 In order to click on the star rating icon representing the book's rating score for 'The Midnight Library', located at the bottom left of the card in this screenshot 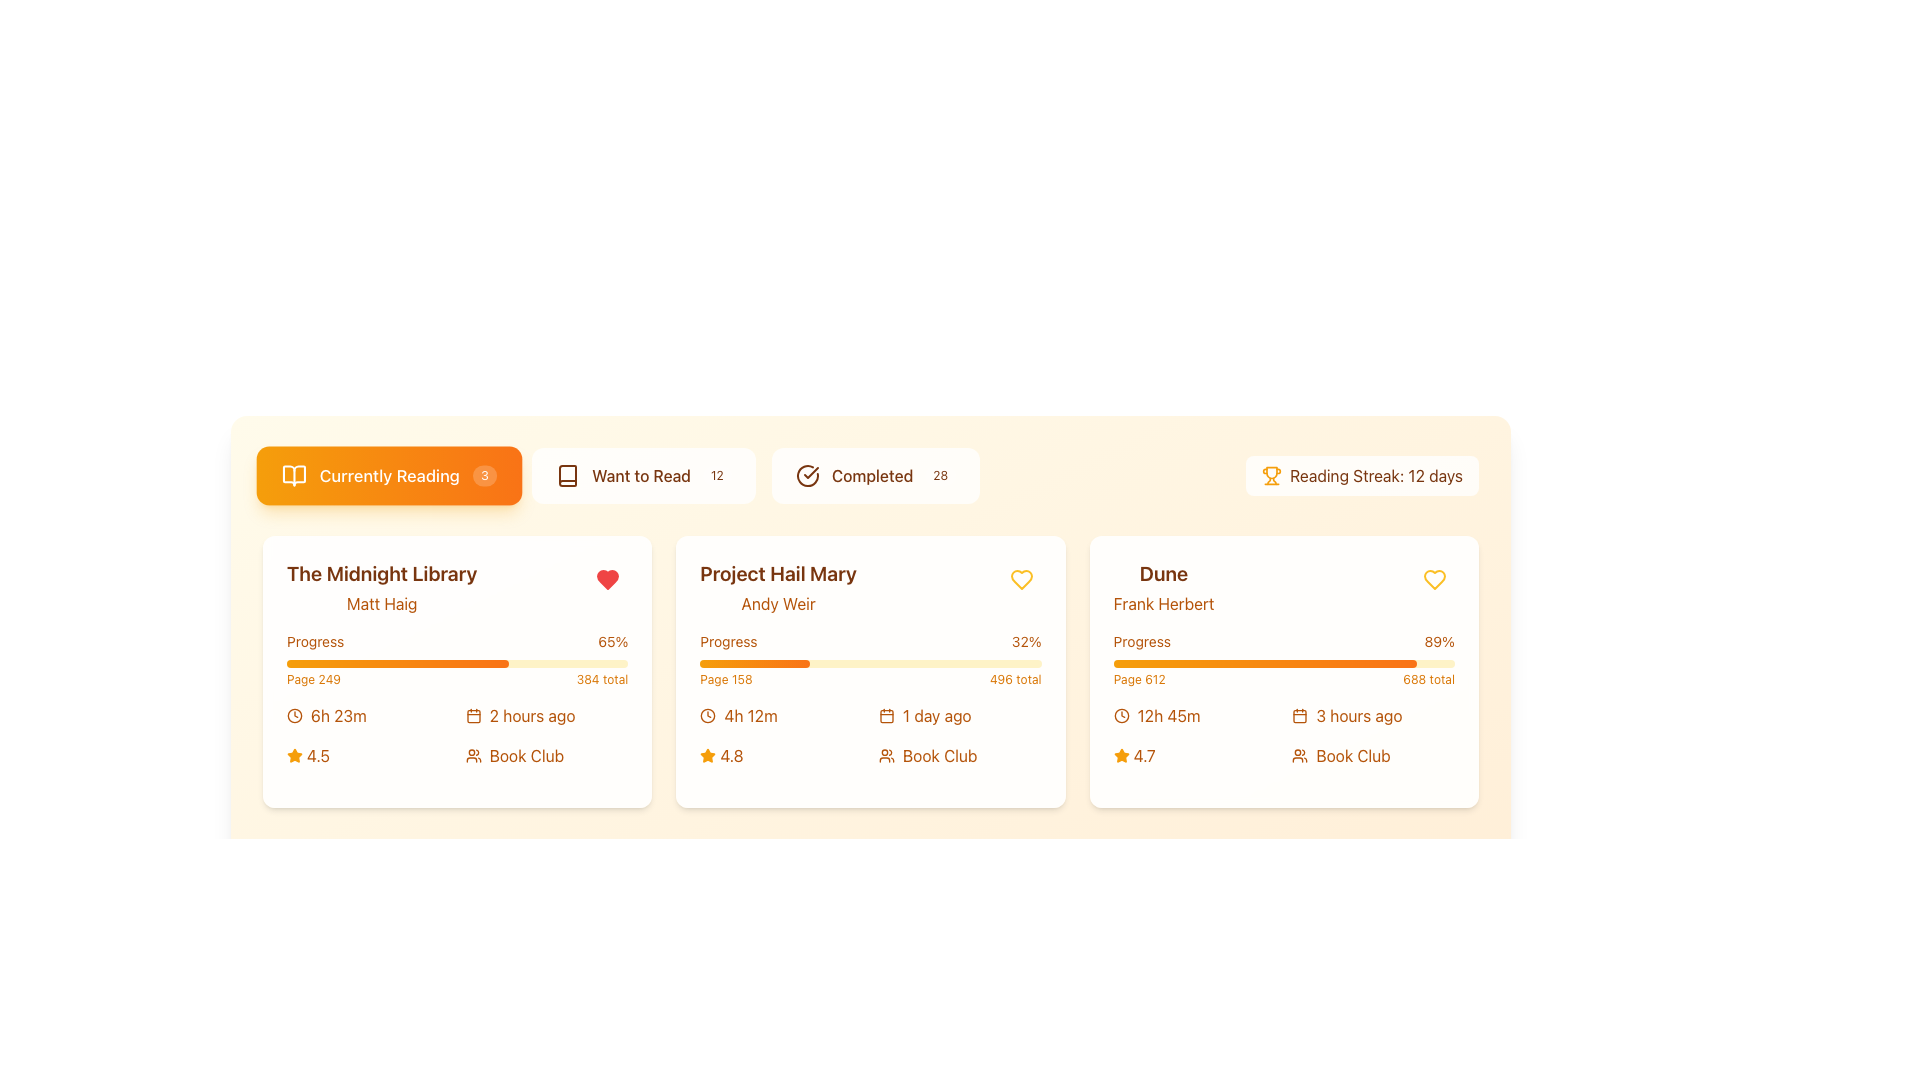, I will do `click(293, 756)`.